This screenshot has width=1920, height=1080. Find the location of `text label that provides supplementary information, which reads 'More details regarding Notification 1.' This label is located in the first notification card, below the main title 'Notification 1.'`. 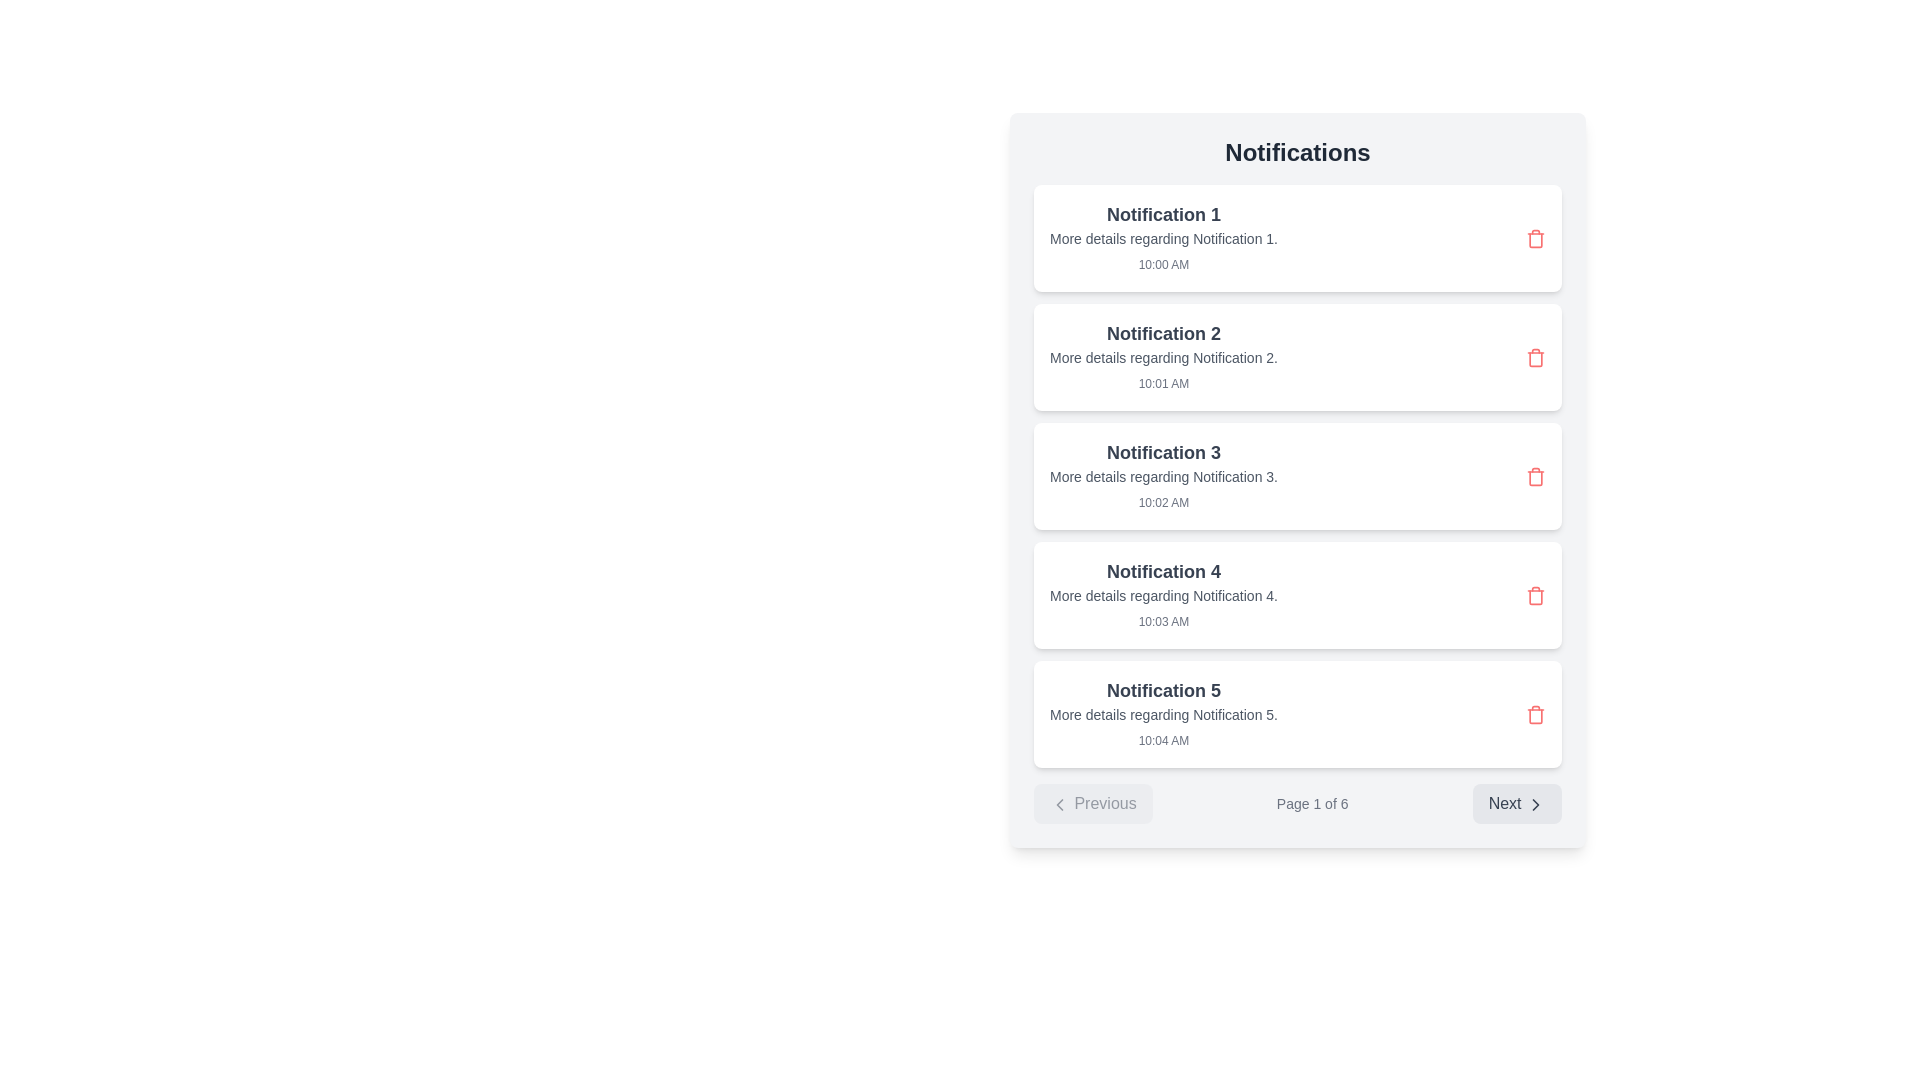

text label that provides supplementary information, which reads 'More details regarding Notification 1.' This label is located in the first notification card, below the main title 'Notification 1.' is located at coordinates (1164, 238).